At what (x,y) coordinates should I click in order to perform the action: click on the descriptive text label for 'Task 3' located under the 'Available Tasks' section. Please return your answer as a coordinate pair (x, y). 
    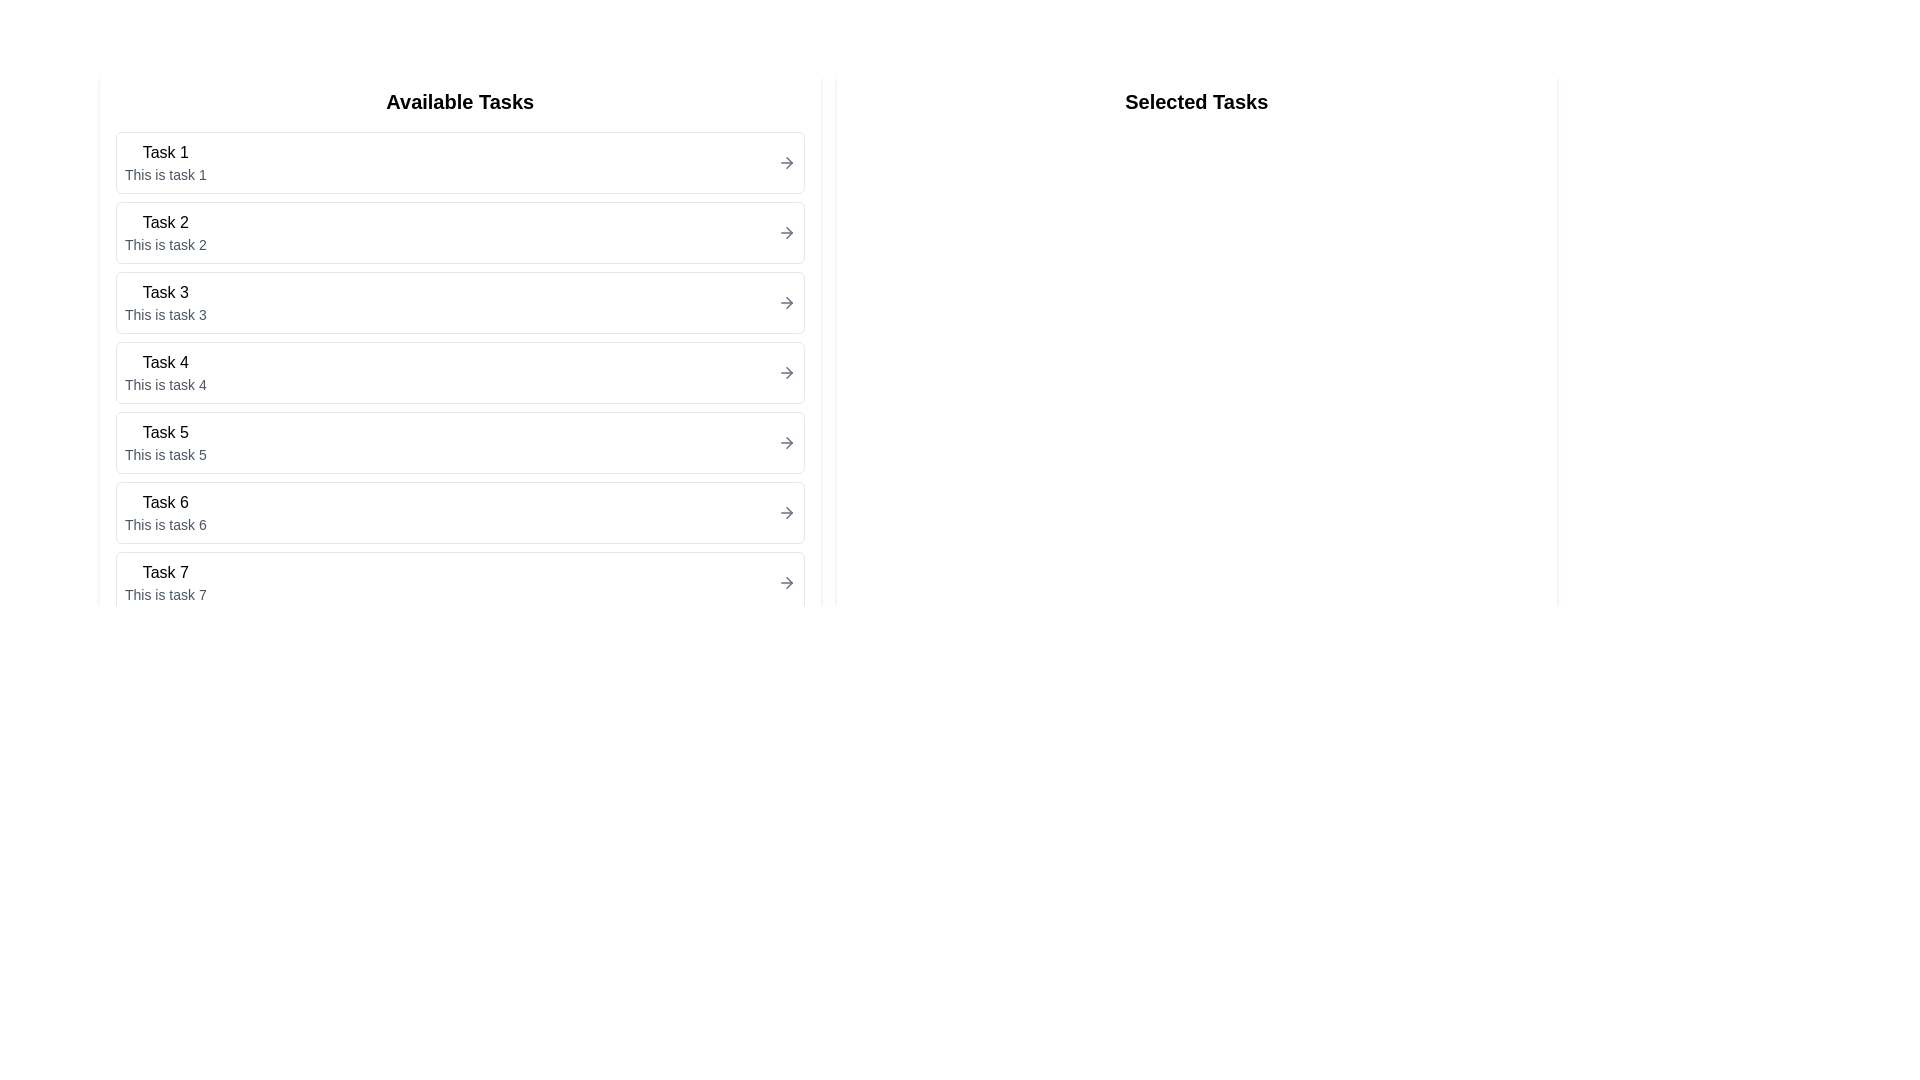
    Looking at the image, I should click on (165, 315).